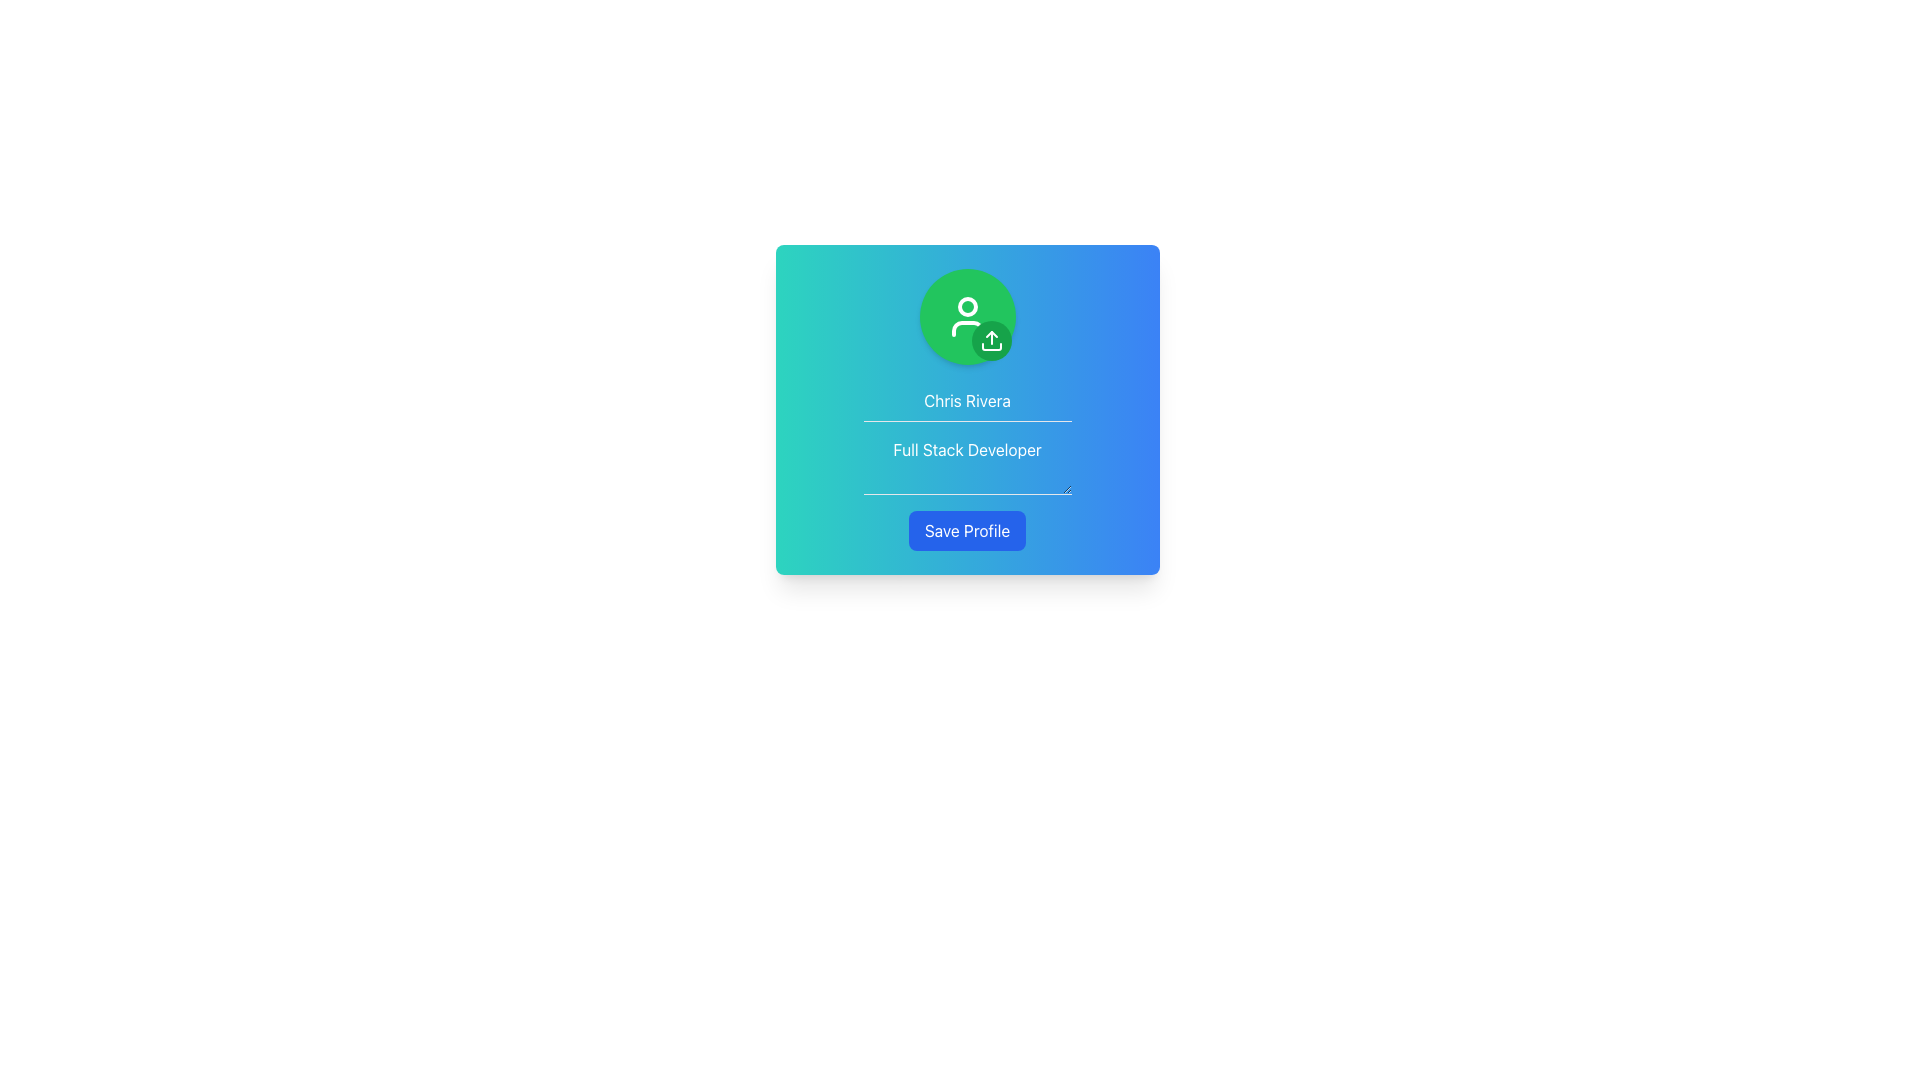 The height and width of the screenshot is (1080, 1920). What do you see at coordinates (967, 315) in the screenshot?
I see `the user avatar SVG icon, which is styled with a circular head and shoulders in white color, located centrally within a green circular background near the top center of the interface` at bounding box center [967, 315].